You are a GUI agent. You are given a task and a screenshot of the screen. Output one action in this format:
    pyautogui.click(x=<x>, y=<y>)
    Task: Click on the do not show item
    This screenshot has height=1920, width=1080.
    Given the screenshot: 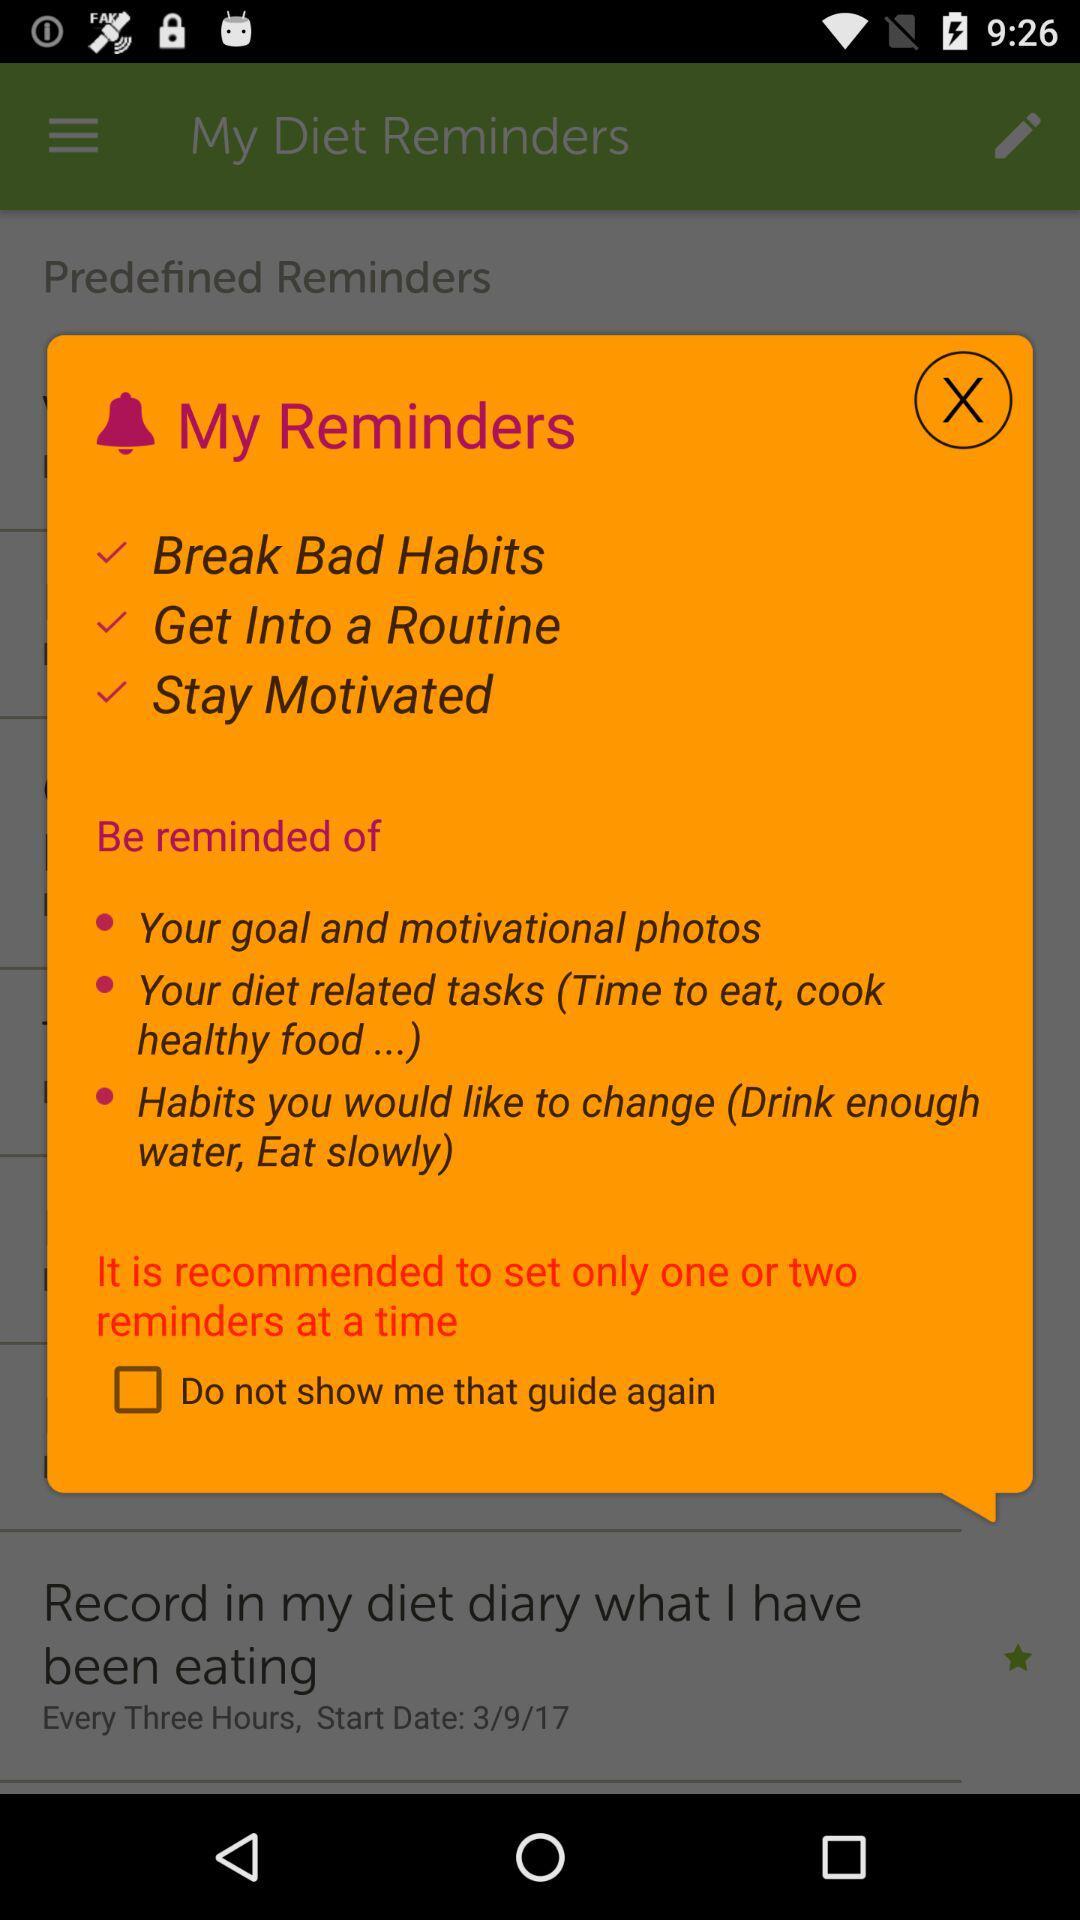 What is the action you would take?
    pyautogui.click(x=405, y=1388)
    